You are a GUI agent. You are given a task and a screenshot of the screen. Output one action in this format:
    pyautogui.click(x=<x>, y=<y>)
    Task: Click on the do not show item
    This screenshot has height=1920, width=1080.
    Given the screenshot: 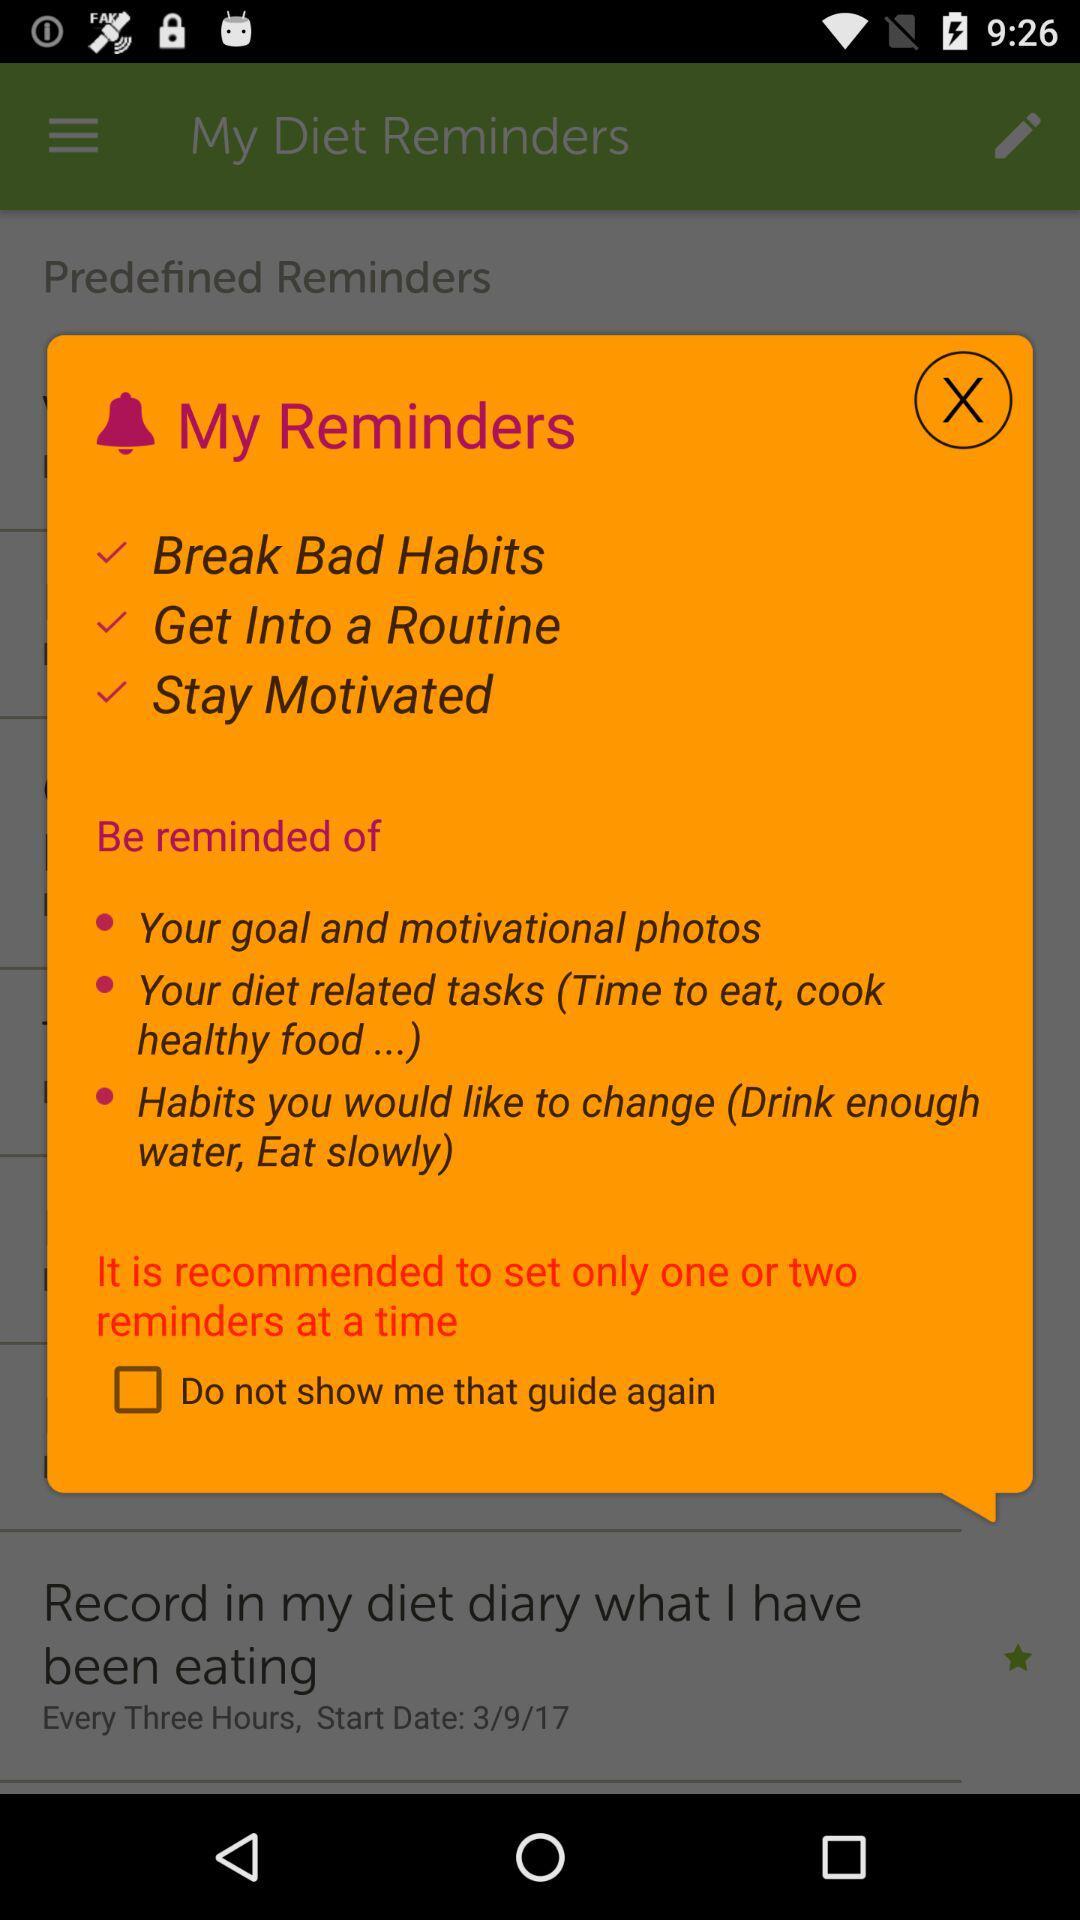 What is the action you would take?
    pyautogui.click(x=405, y=1388)
    